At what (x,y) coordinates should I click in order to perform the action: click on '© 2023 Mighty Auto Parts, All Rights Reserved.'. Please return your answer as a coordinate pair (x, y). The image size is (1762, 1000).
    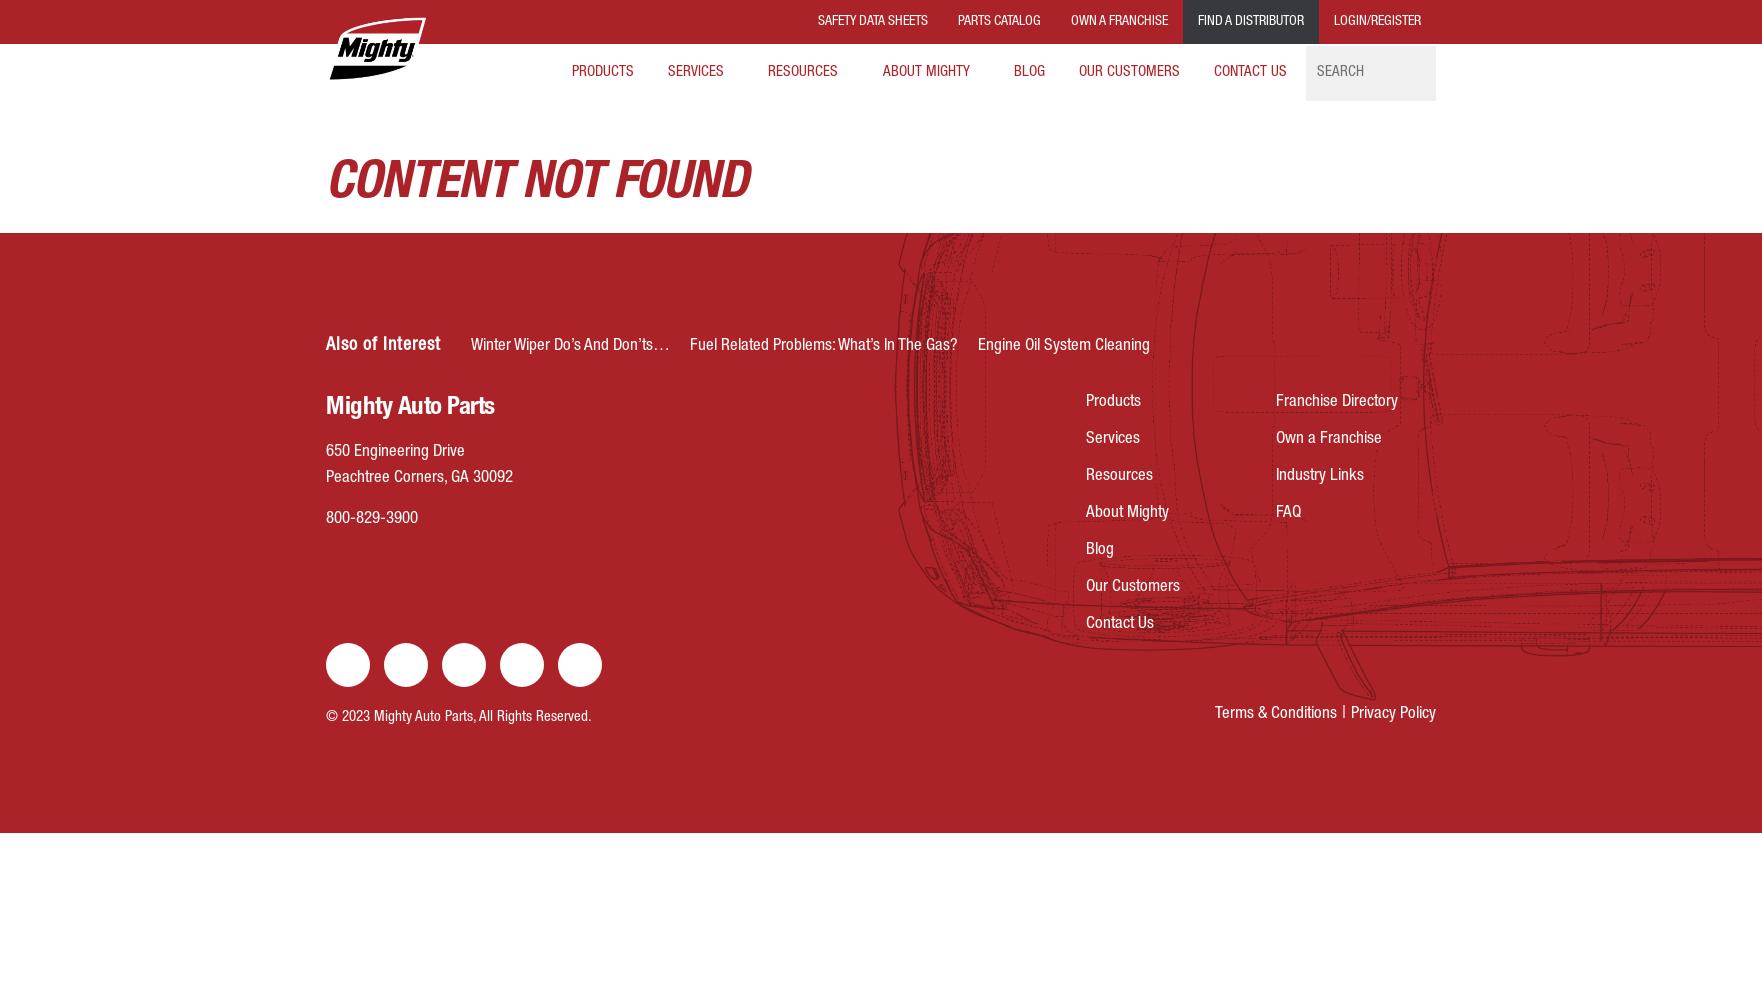
    Looking at the image, I should click on (458, 716).